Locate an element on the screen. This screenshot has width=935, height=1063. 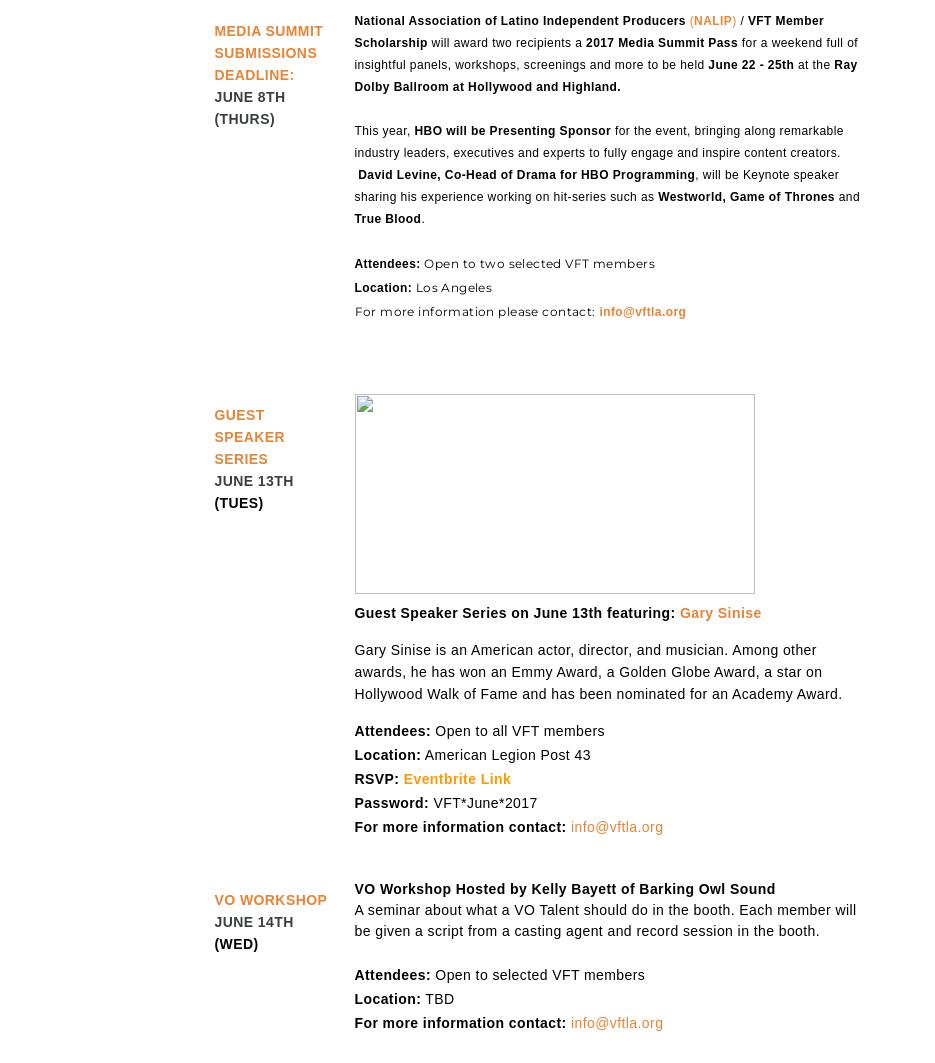
'2017 Media Summit Pass' is located at coordinates (661, 43).